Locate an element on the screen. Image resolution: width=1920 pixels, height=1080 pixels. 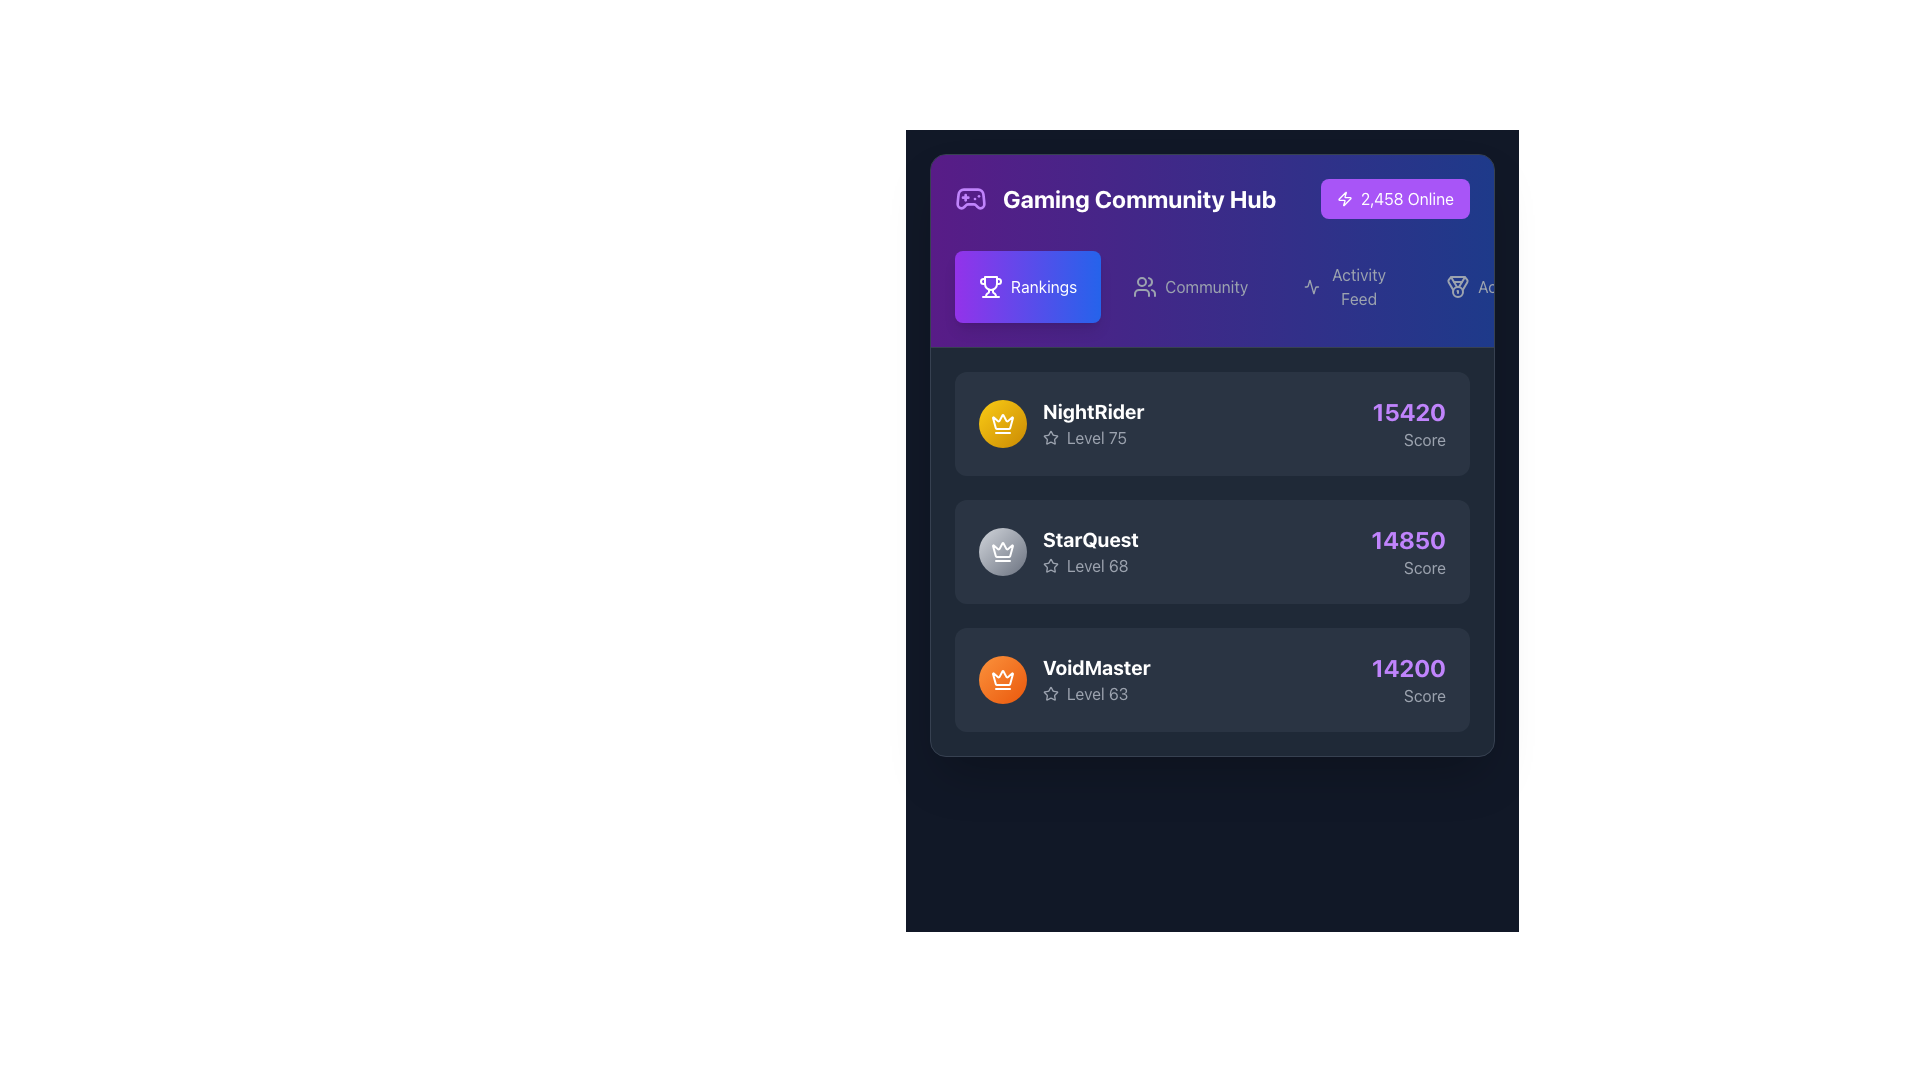
the 'Community' button, which is the second button in the top navigation bar, to trigger the background color change effect is located at coordinates (1190, 286).